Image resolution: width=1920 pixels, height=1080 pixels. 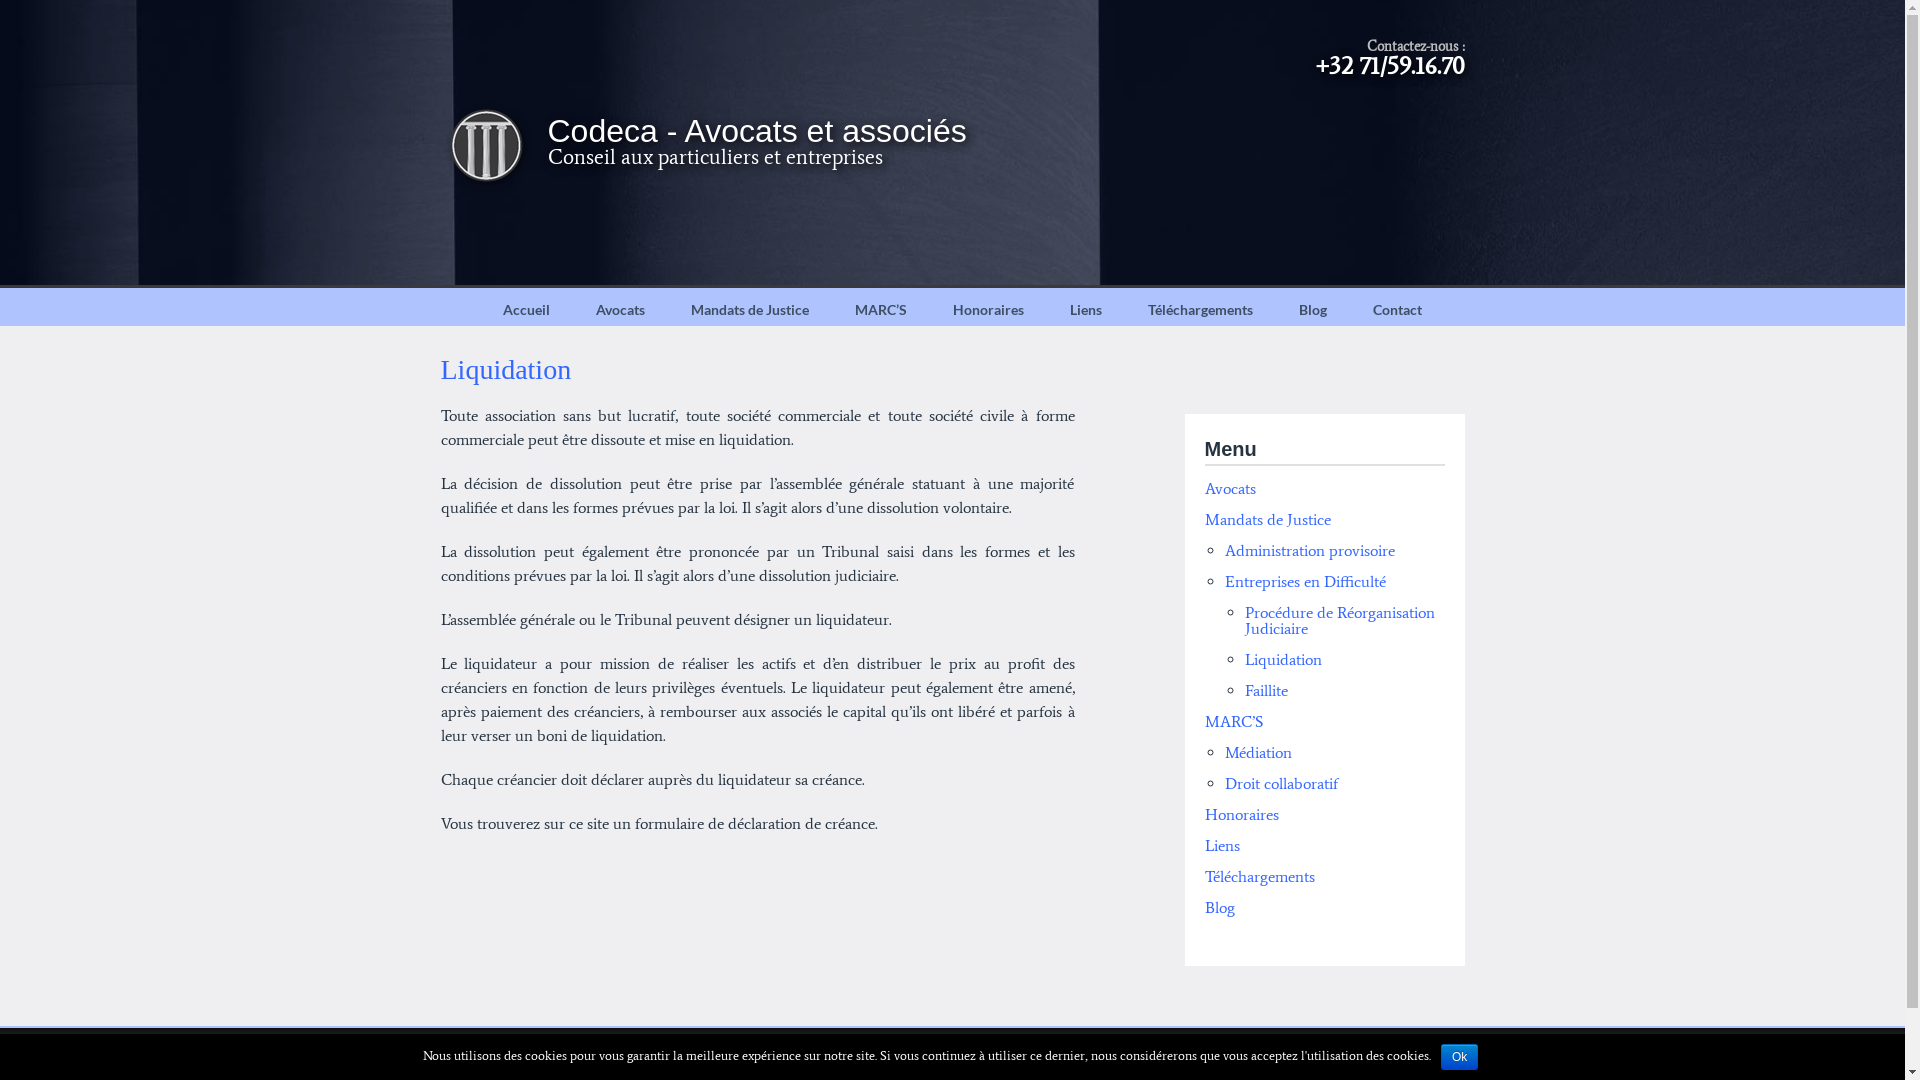 I want to click on 'Contact', so click(x=1396, y=309).